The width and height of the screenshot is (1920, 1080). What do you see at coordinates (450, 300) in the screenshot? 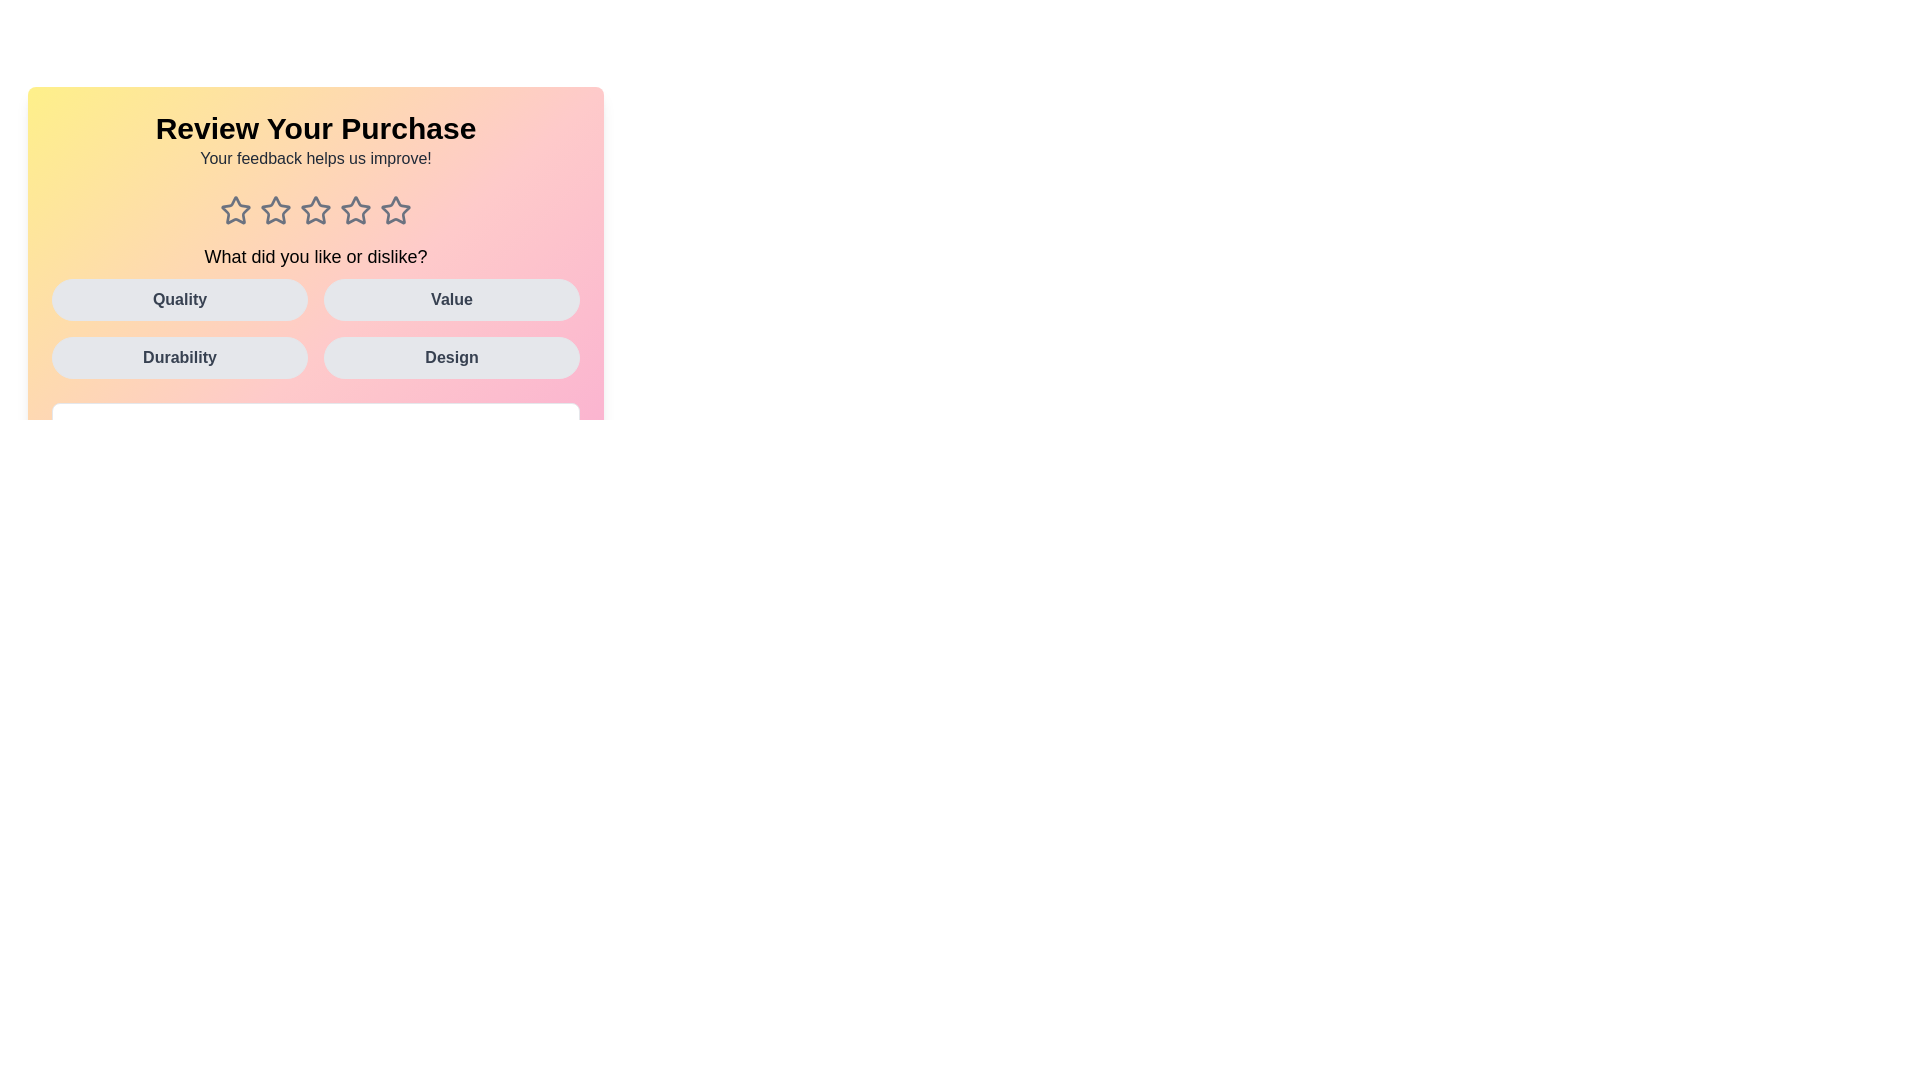
I see `the pill-shaped button labeled 'Value'` at bounding box center [450, 300].